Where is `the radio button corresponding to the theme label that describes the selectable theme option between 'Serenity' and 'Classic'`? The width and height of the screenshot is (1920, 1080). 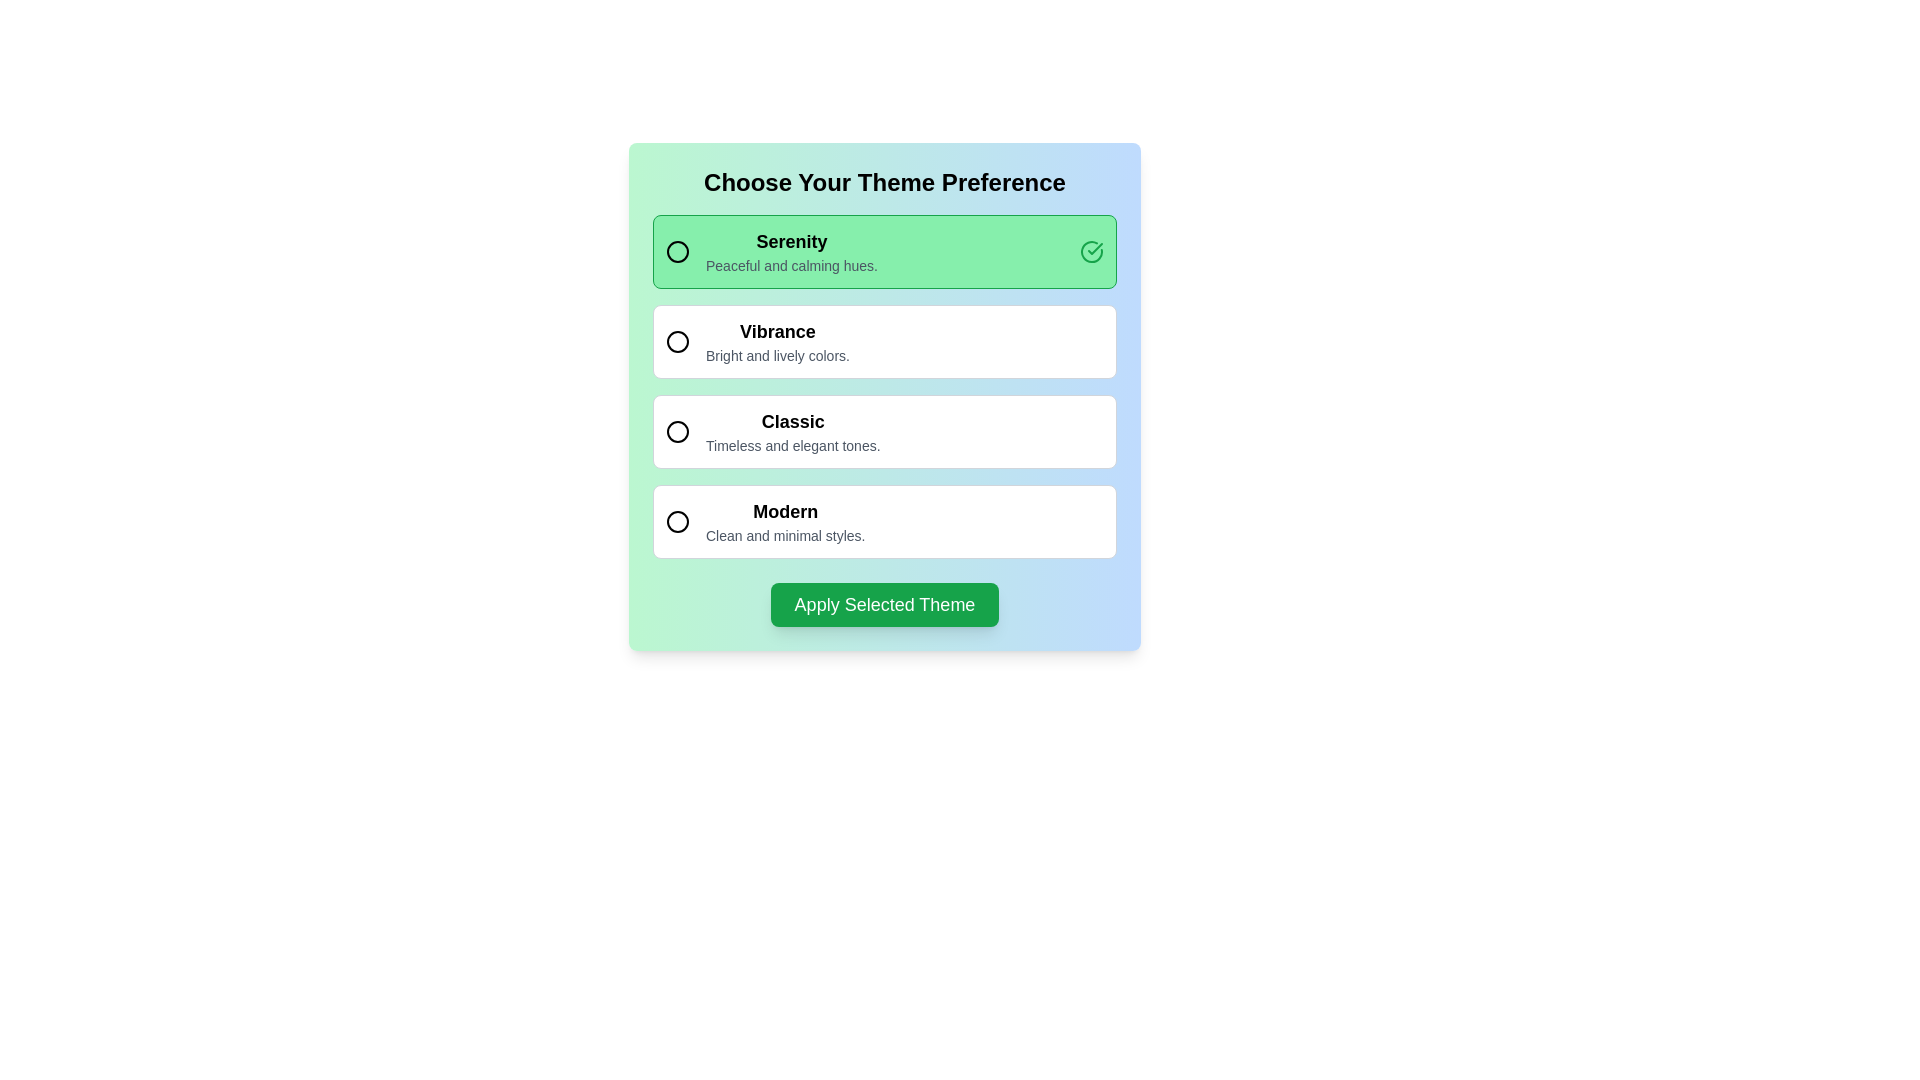 the radio button corresponding to the theme label that describes the selectable theme option between 'Serenity' and 'Classic' is located at coordinates (776, 341).